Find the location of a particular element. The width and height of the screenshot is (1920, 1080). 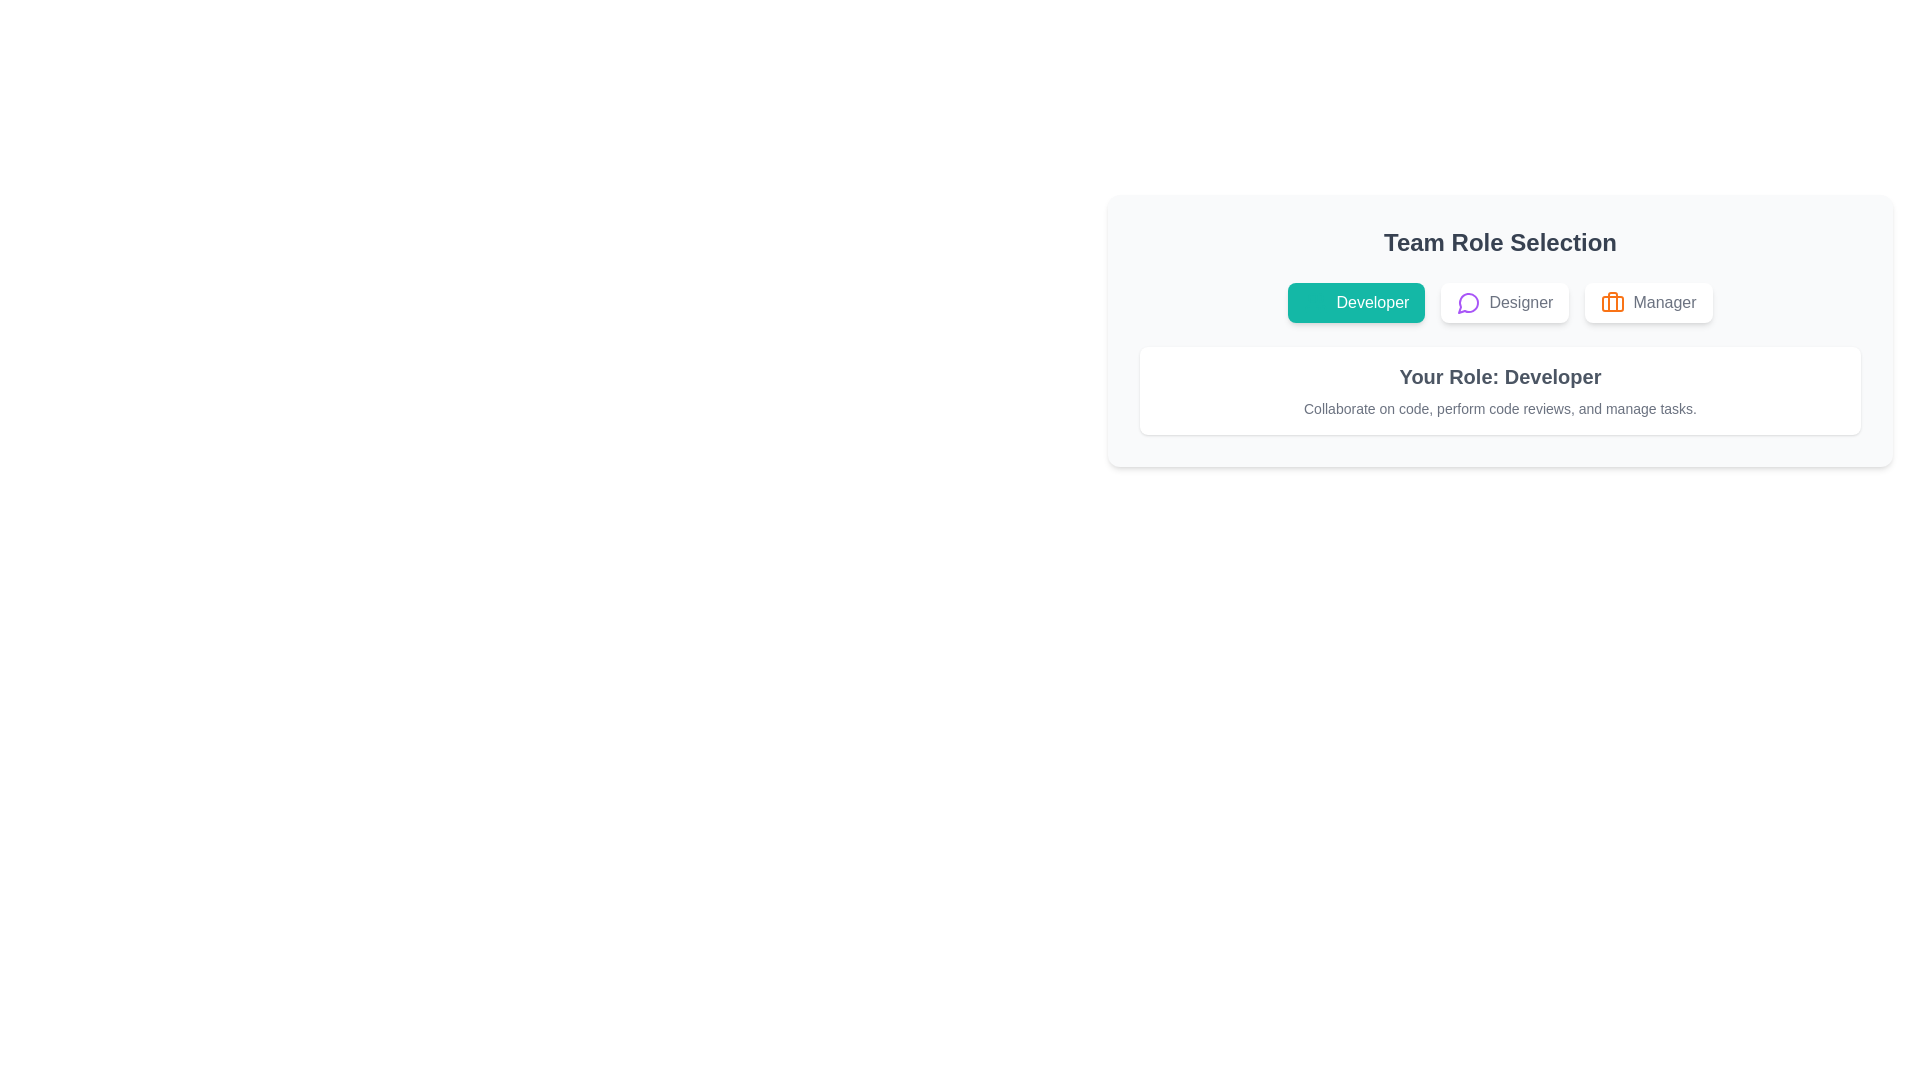

the 'Manager' icon located at the rightmost side of the role-selection interface, which is part of a horizontal layout of options including 'Developer' and 'Designer' is located at coordinates (1613, 303).